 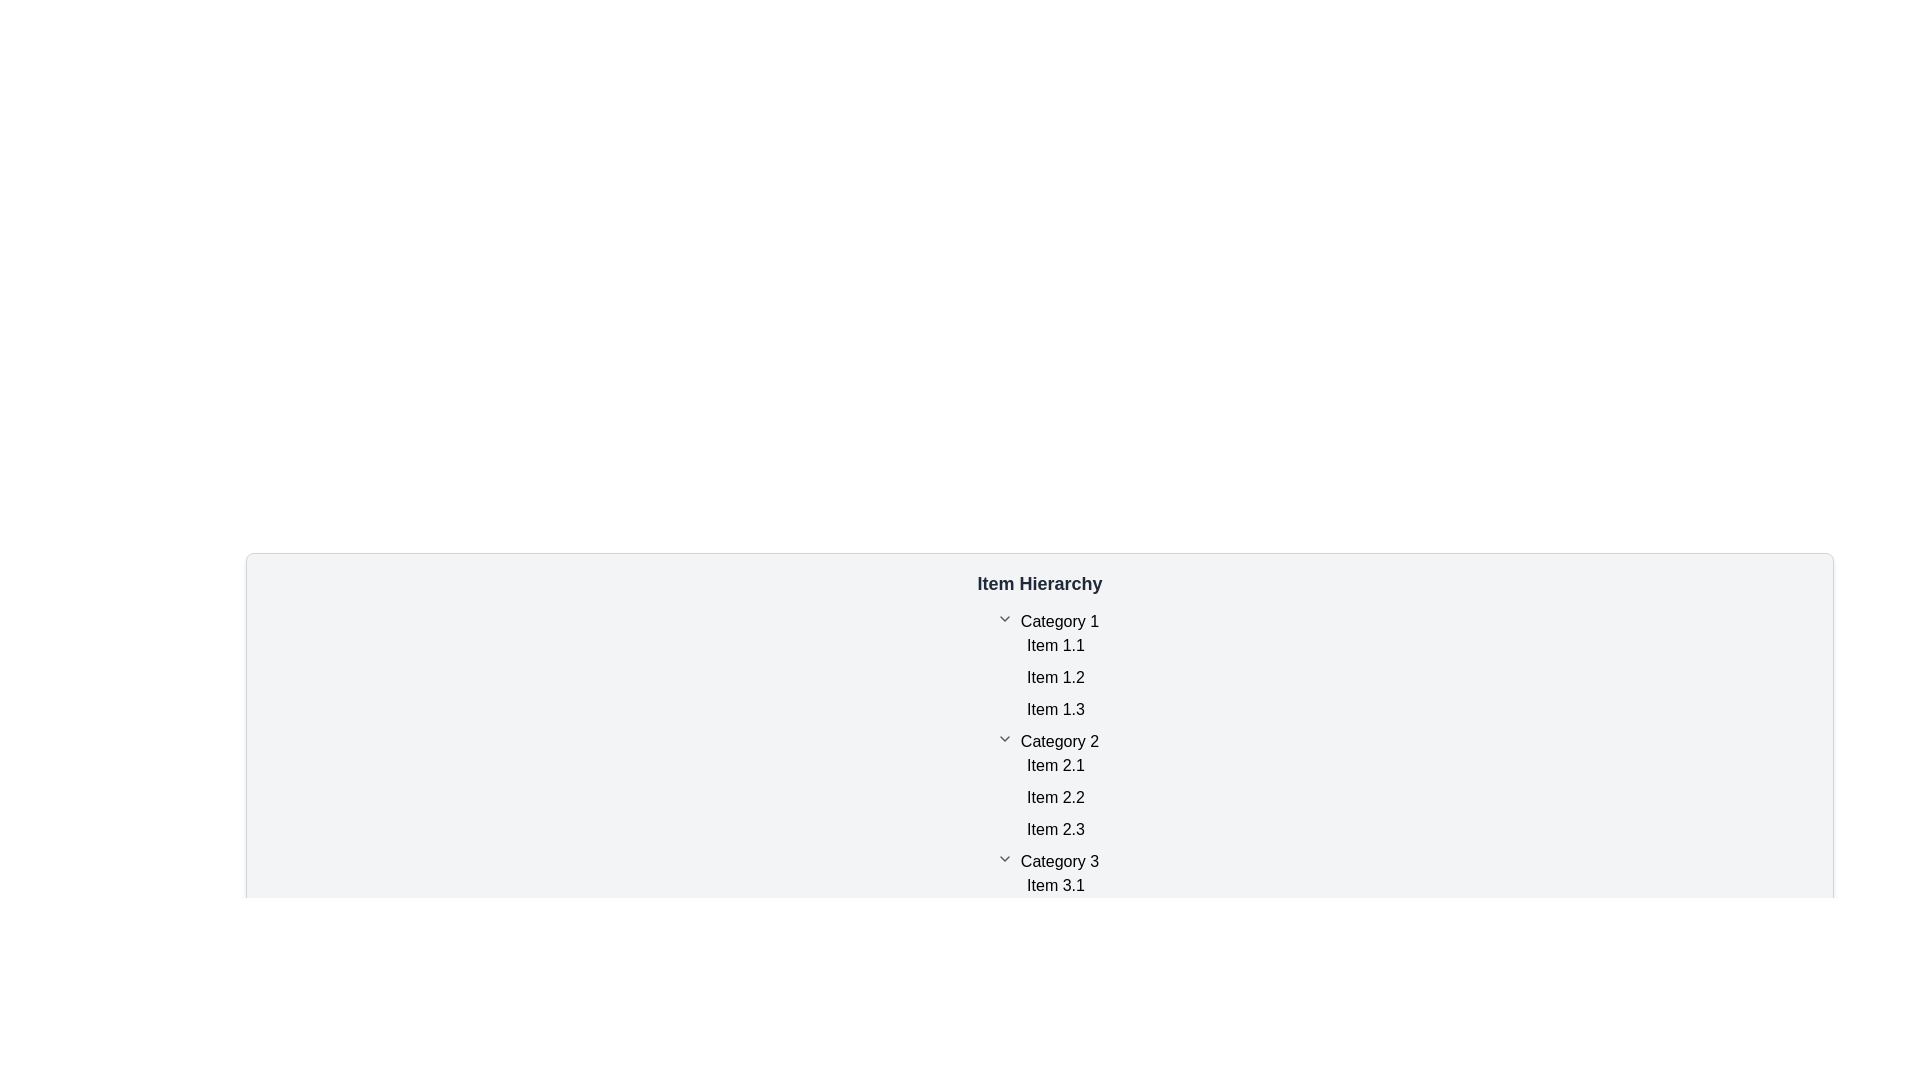 What do you see at coordinates (1059, 620) in the screenshot?
I see `the text label element displaying 'Category 1', which serves as a header for the first group of items in the UI, located under the 'Item Hierarchy' section` at bounding box center [1059, 620].